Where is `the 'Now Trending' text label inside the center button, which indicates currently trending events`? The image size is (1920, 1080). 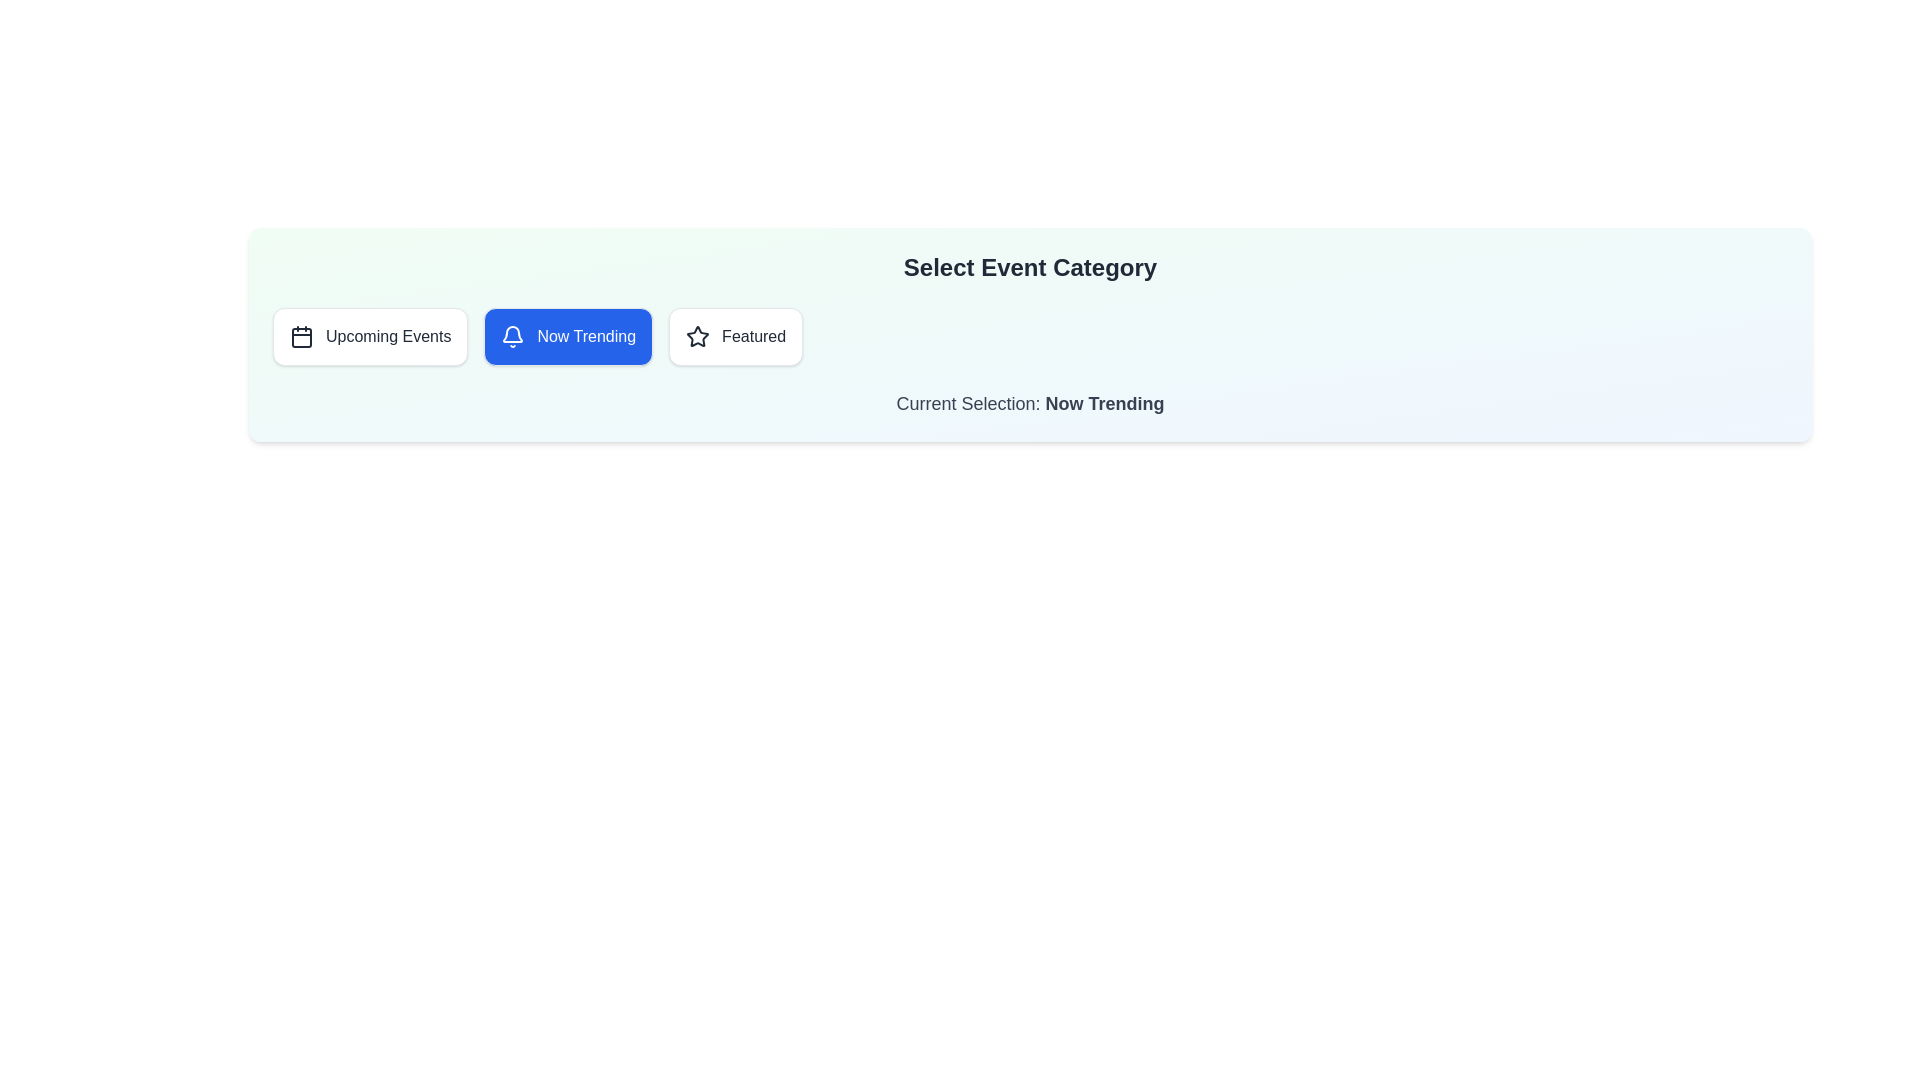 the 'Now Trending' text label inside the center button, which indicates currently trending events is located at coordinates (585, 335).